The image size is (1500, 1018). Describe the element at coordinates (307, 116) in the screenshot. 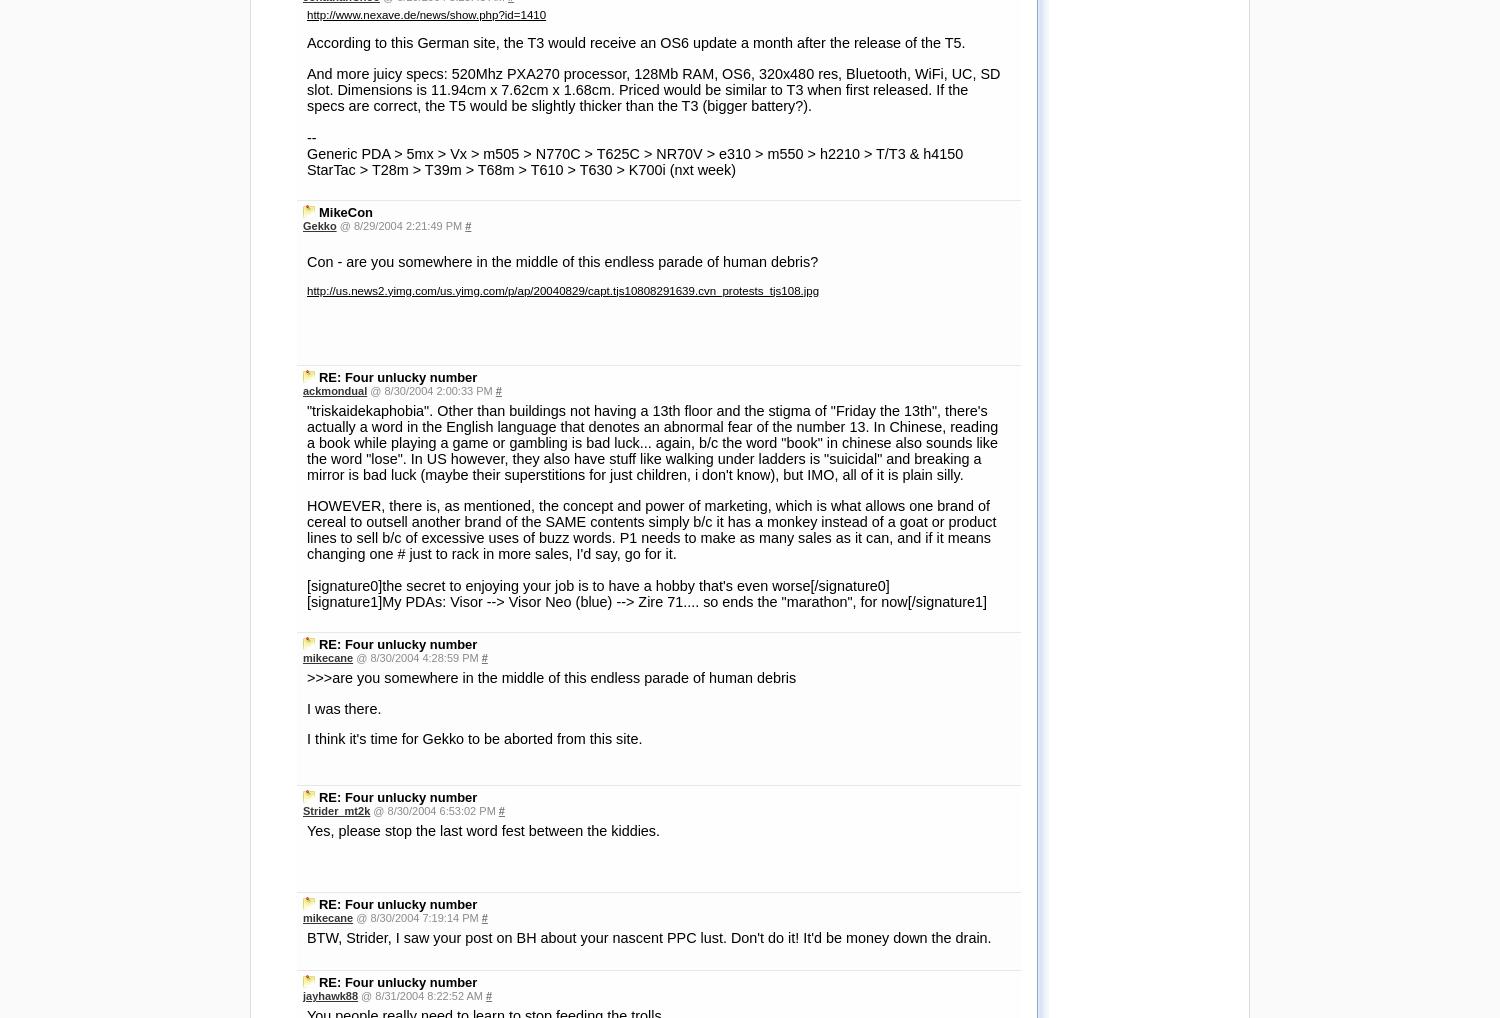

I see `'>>>are you somewhere in the middle of this endless parade of human debris'` at that location.